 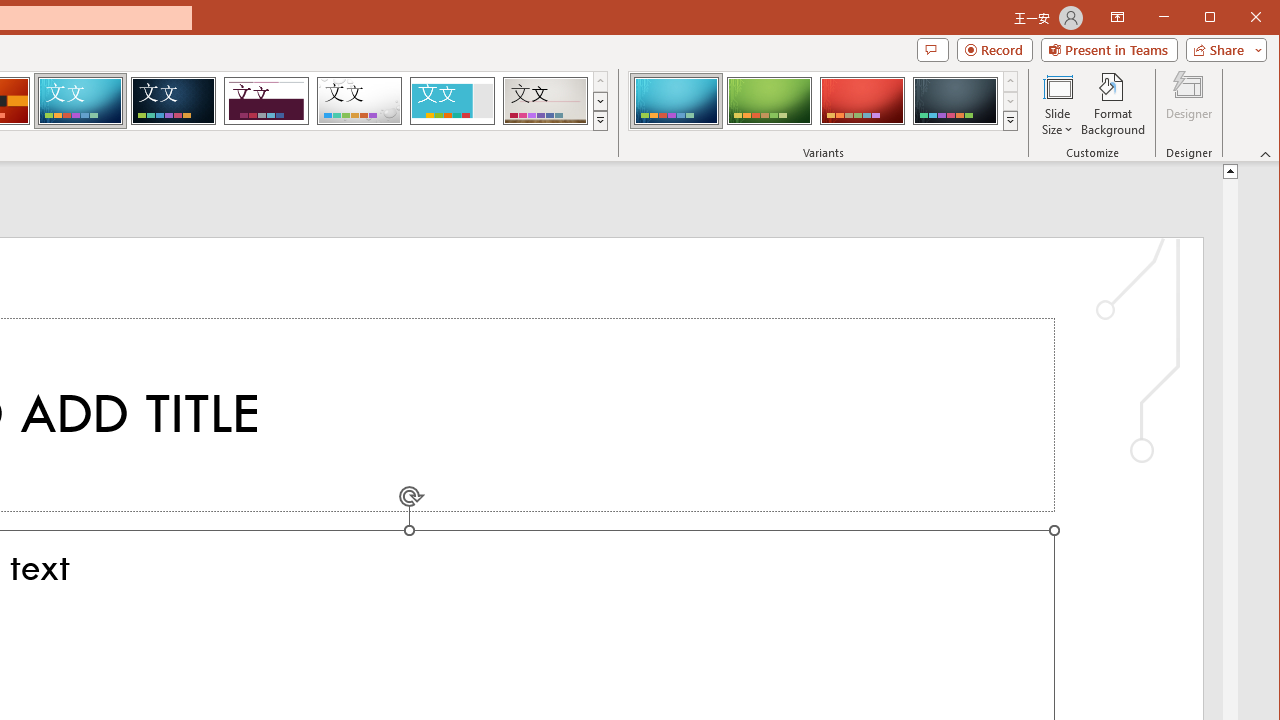 What do you see at coordinates (954, 100) in the screenshot?
I see `'Circuit Variant 4'` at bounding box center [954, 100].